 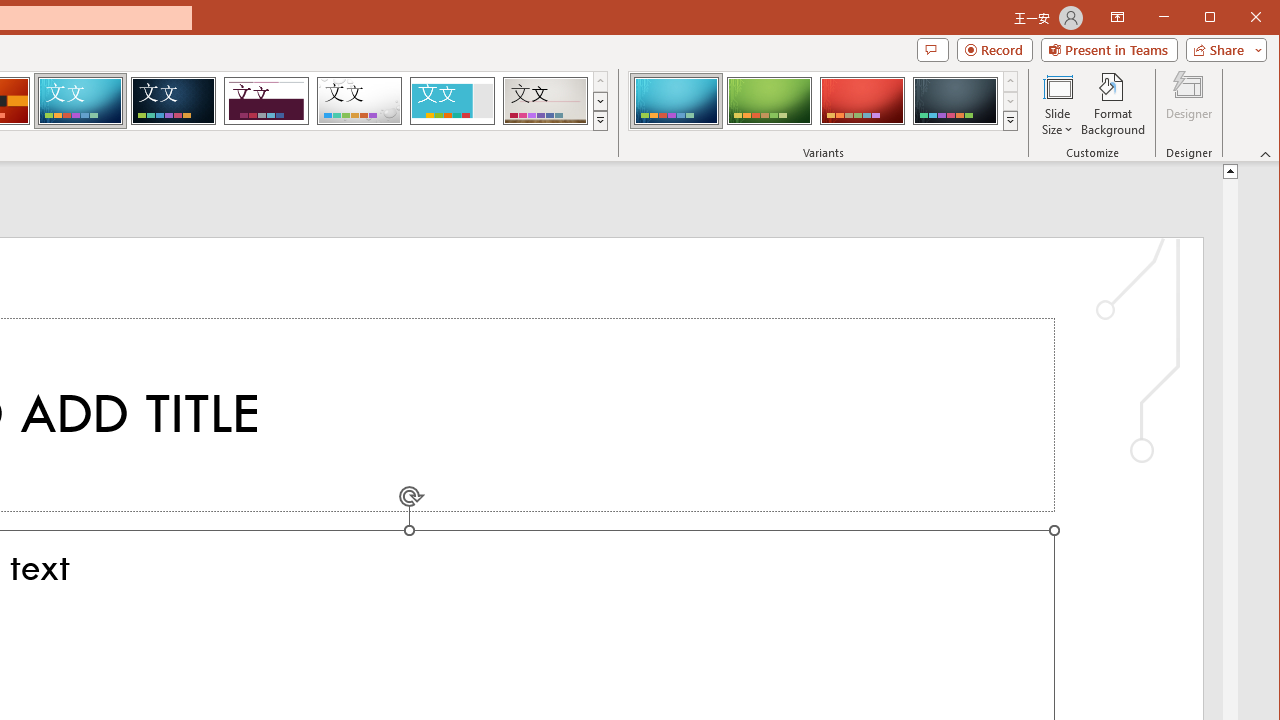 What do you see at coordinates (954, 100) in the screenshot?
I see `'Circuit Variant 4'` at bounding box center [954, 100].